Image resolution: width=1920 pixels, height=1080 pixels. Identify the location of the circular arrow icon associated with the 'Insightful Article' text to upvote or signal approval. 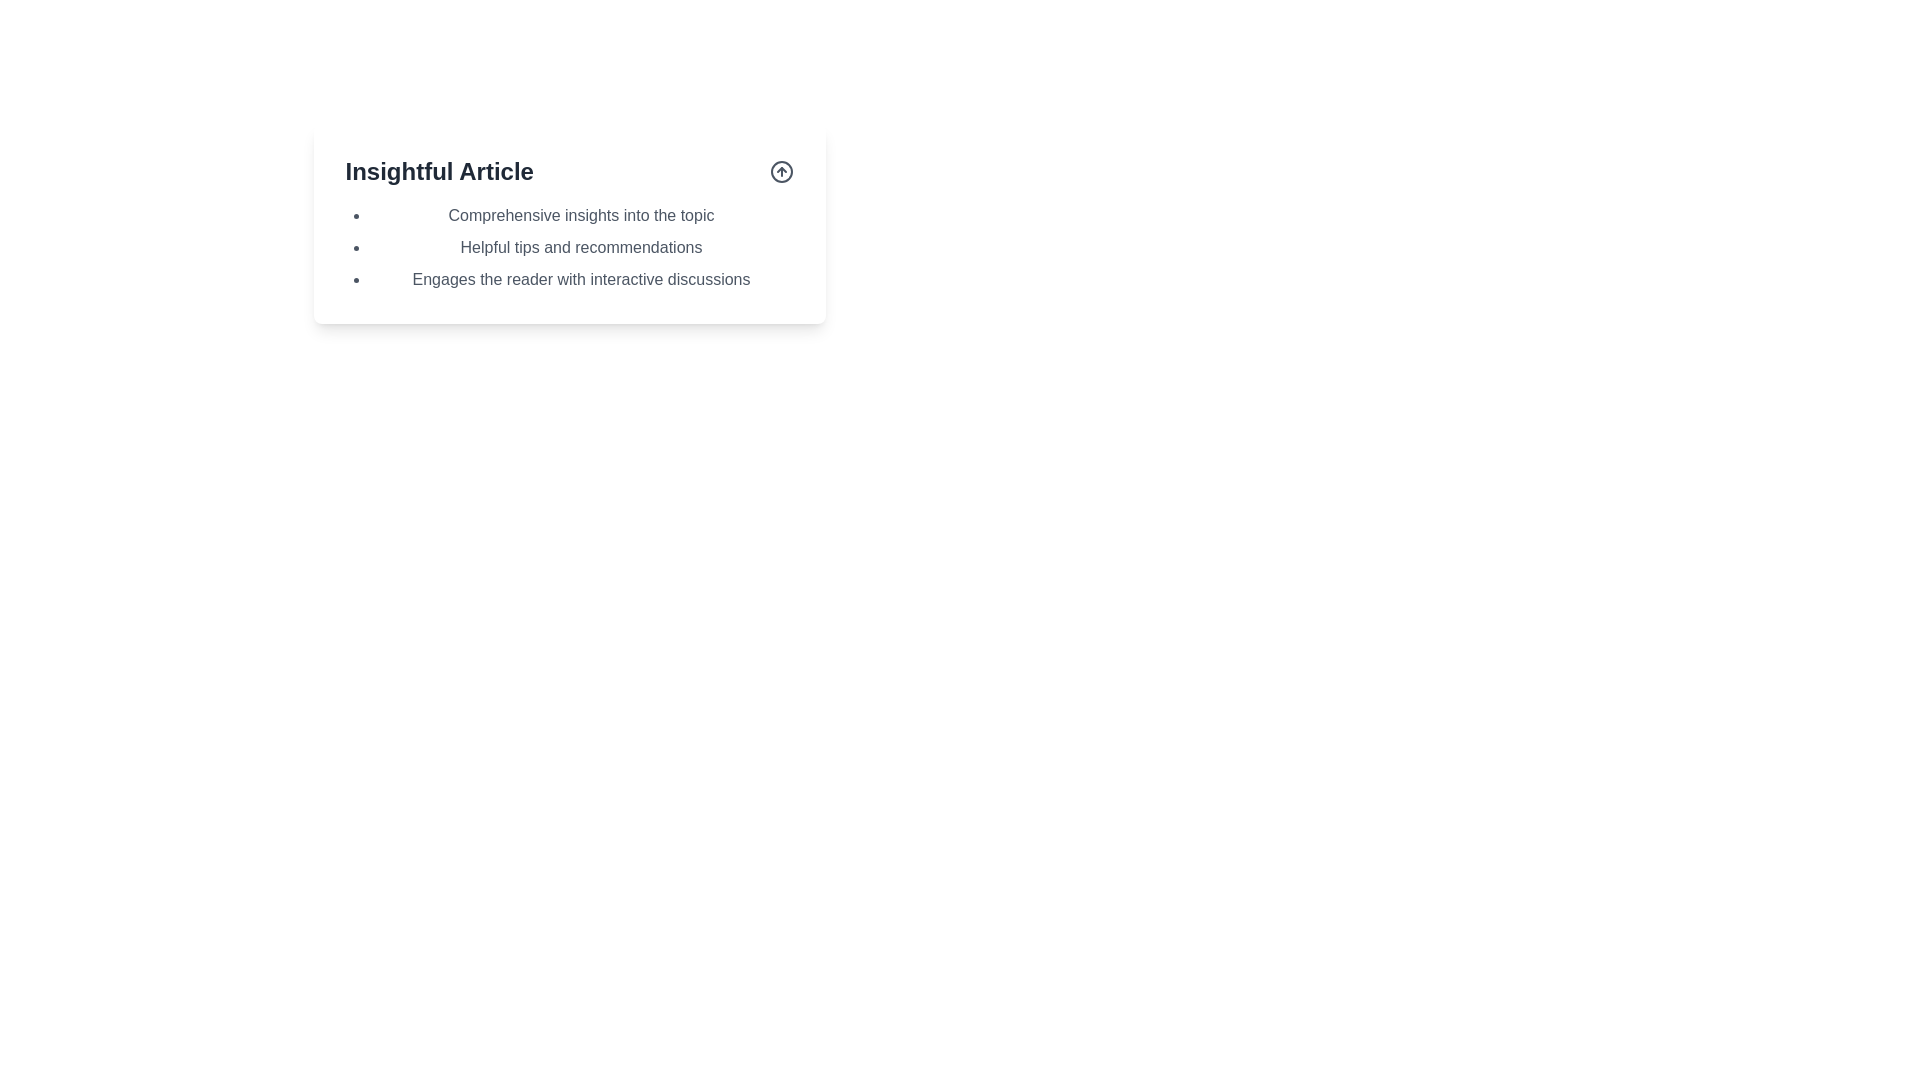
(780, 171).